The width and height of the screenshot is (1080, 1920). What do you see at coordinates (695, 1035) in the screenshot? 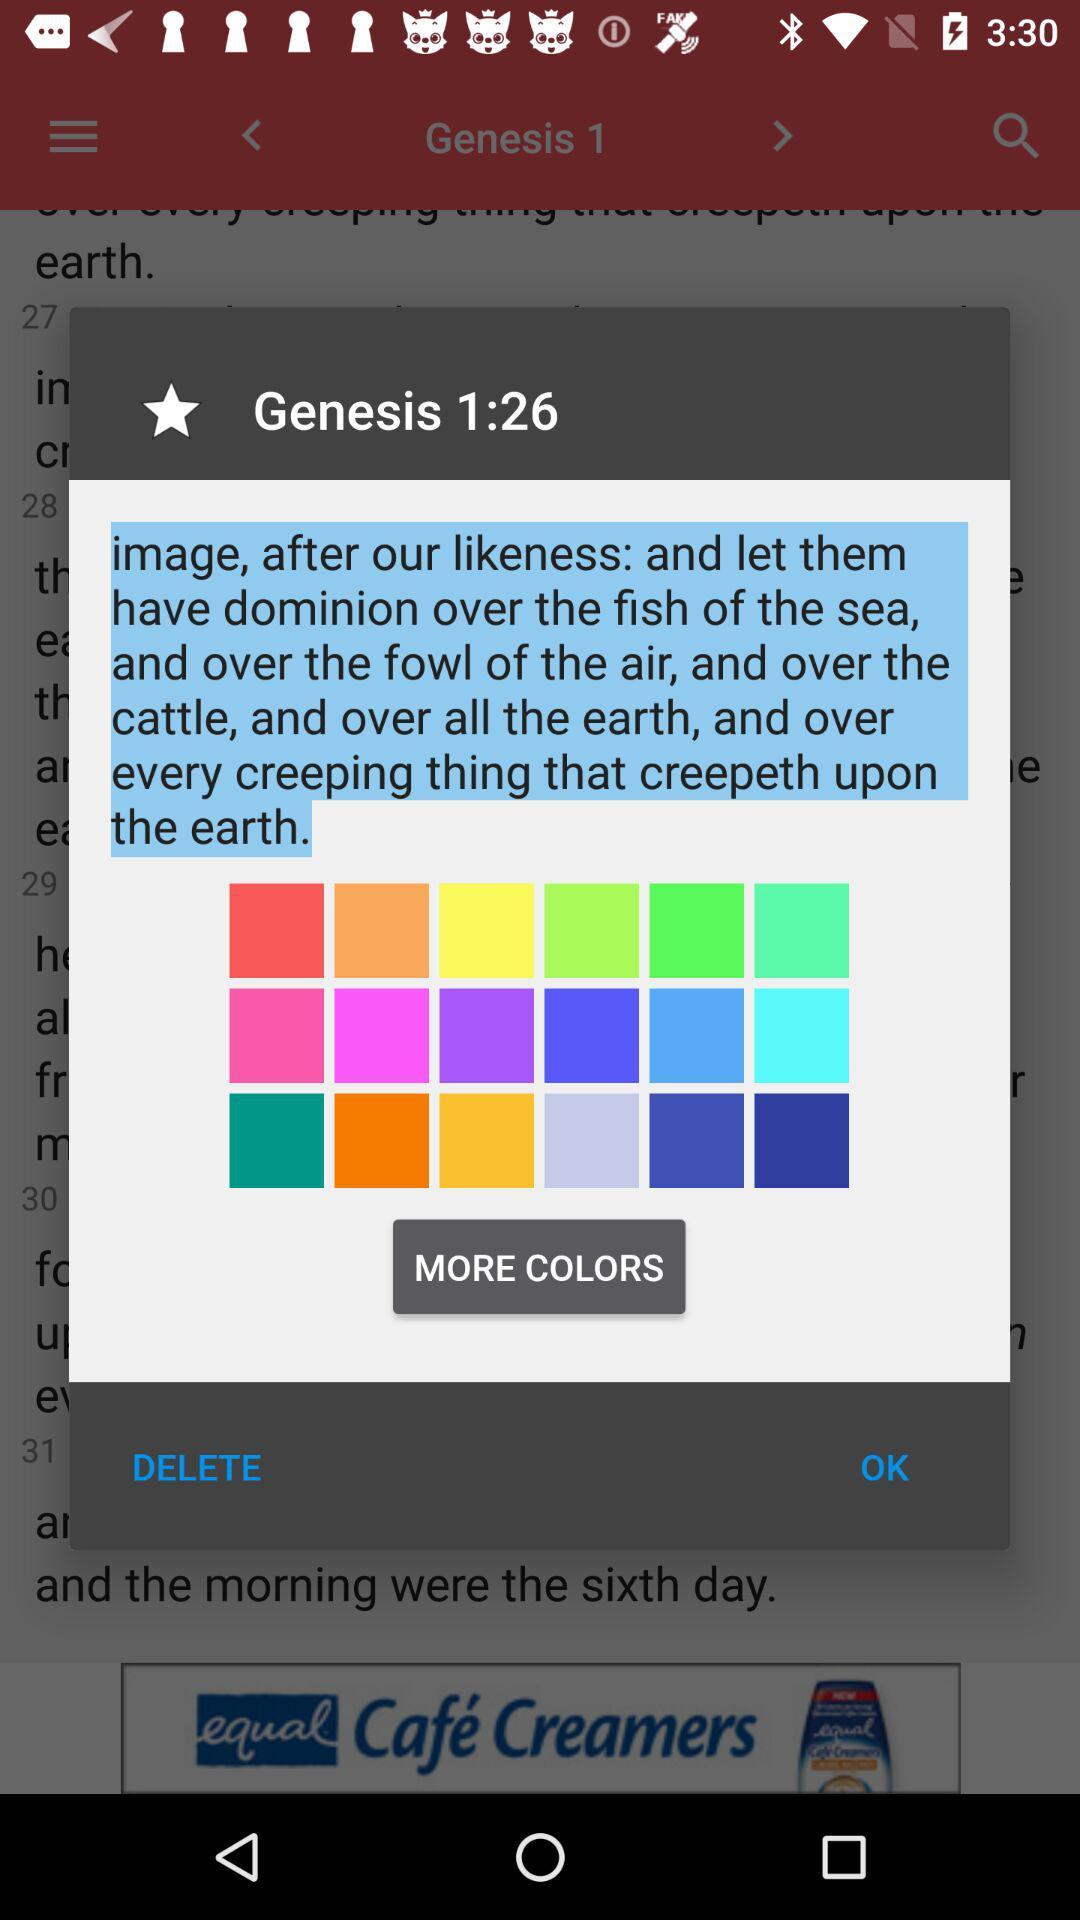
I see `pick the color` at bounding box center [695, 1035].